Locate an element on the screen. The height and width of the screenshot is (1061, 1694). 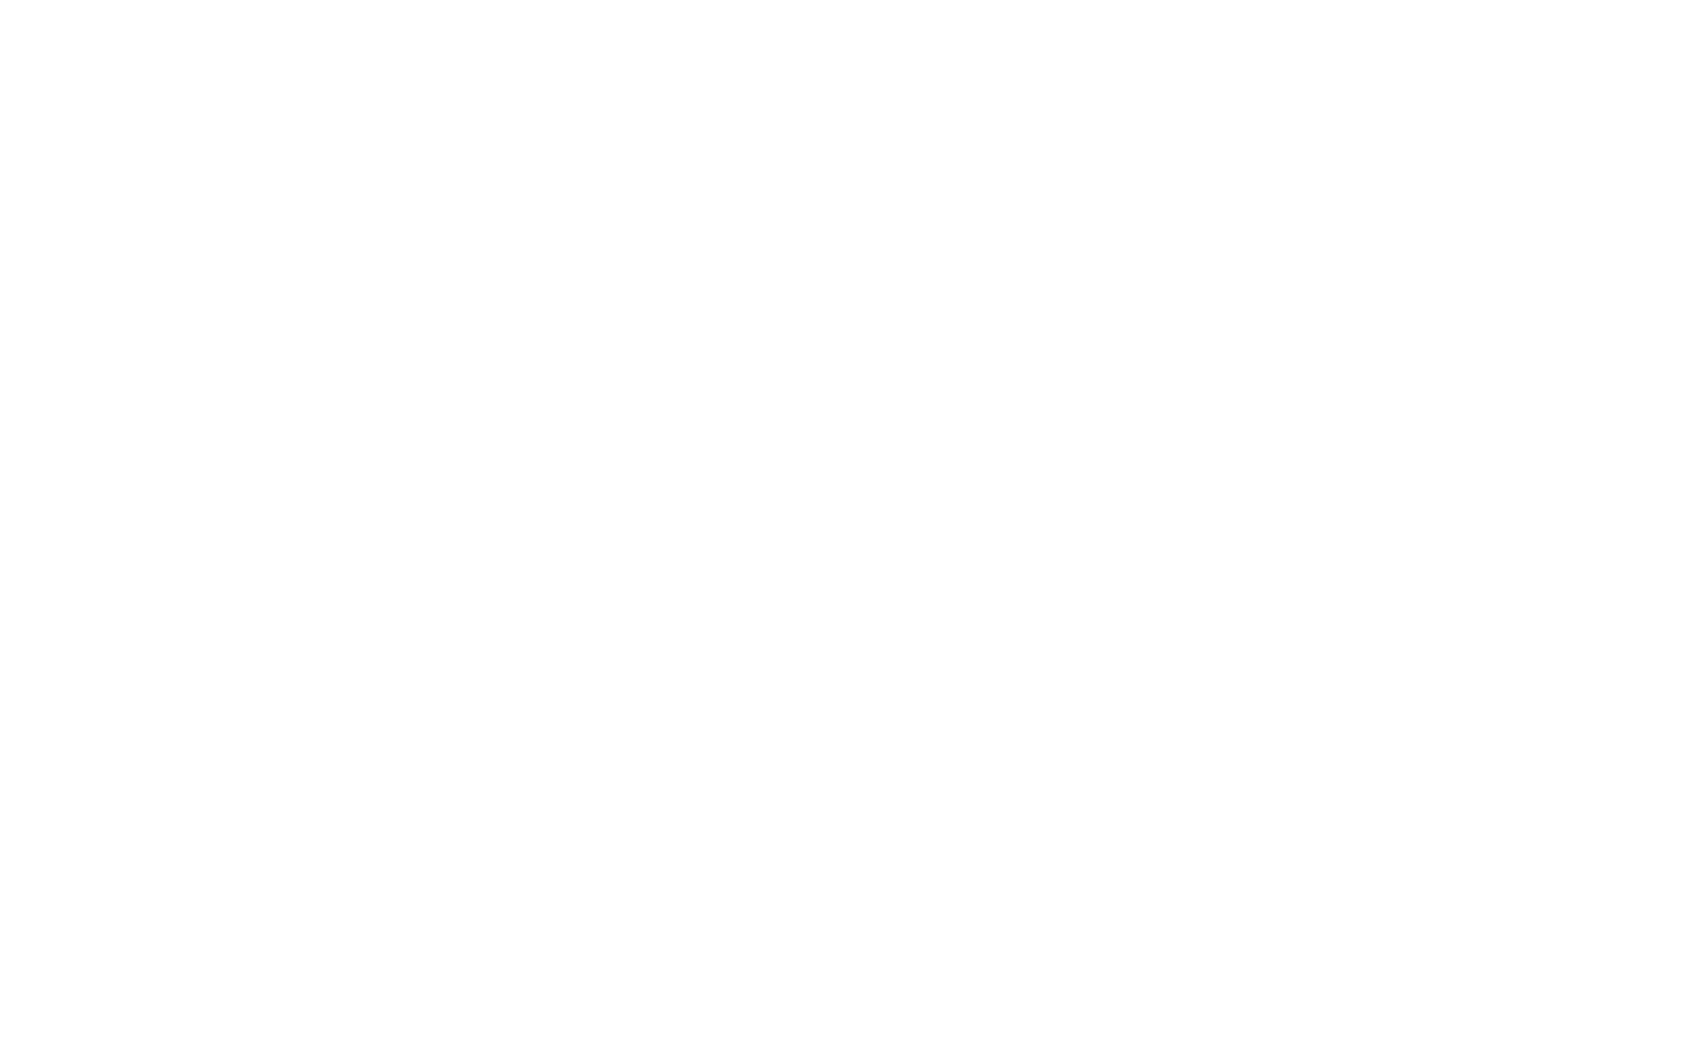
'(MO - FR 9:00 - 17:00)' is located at coordinates (540, 563).